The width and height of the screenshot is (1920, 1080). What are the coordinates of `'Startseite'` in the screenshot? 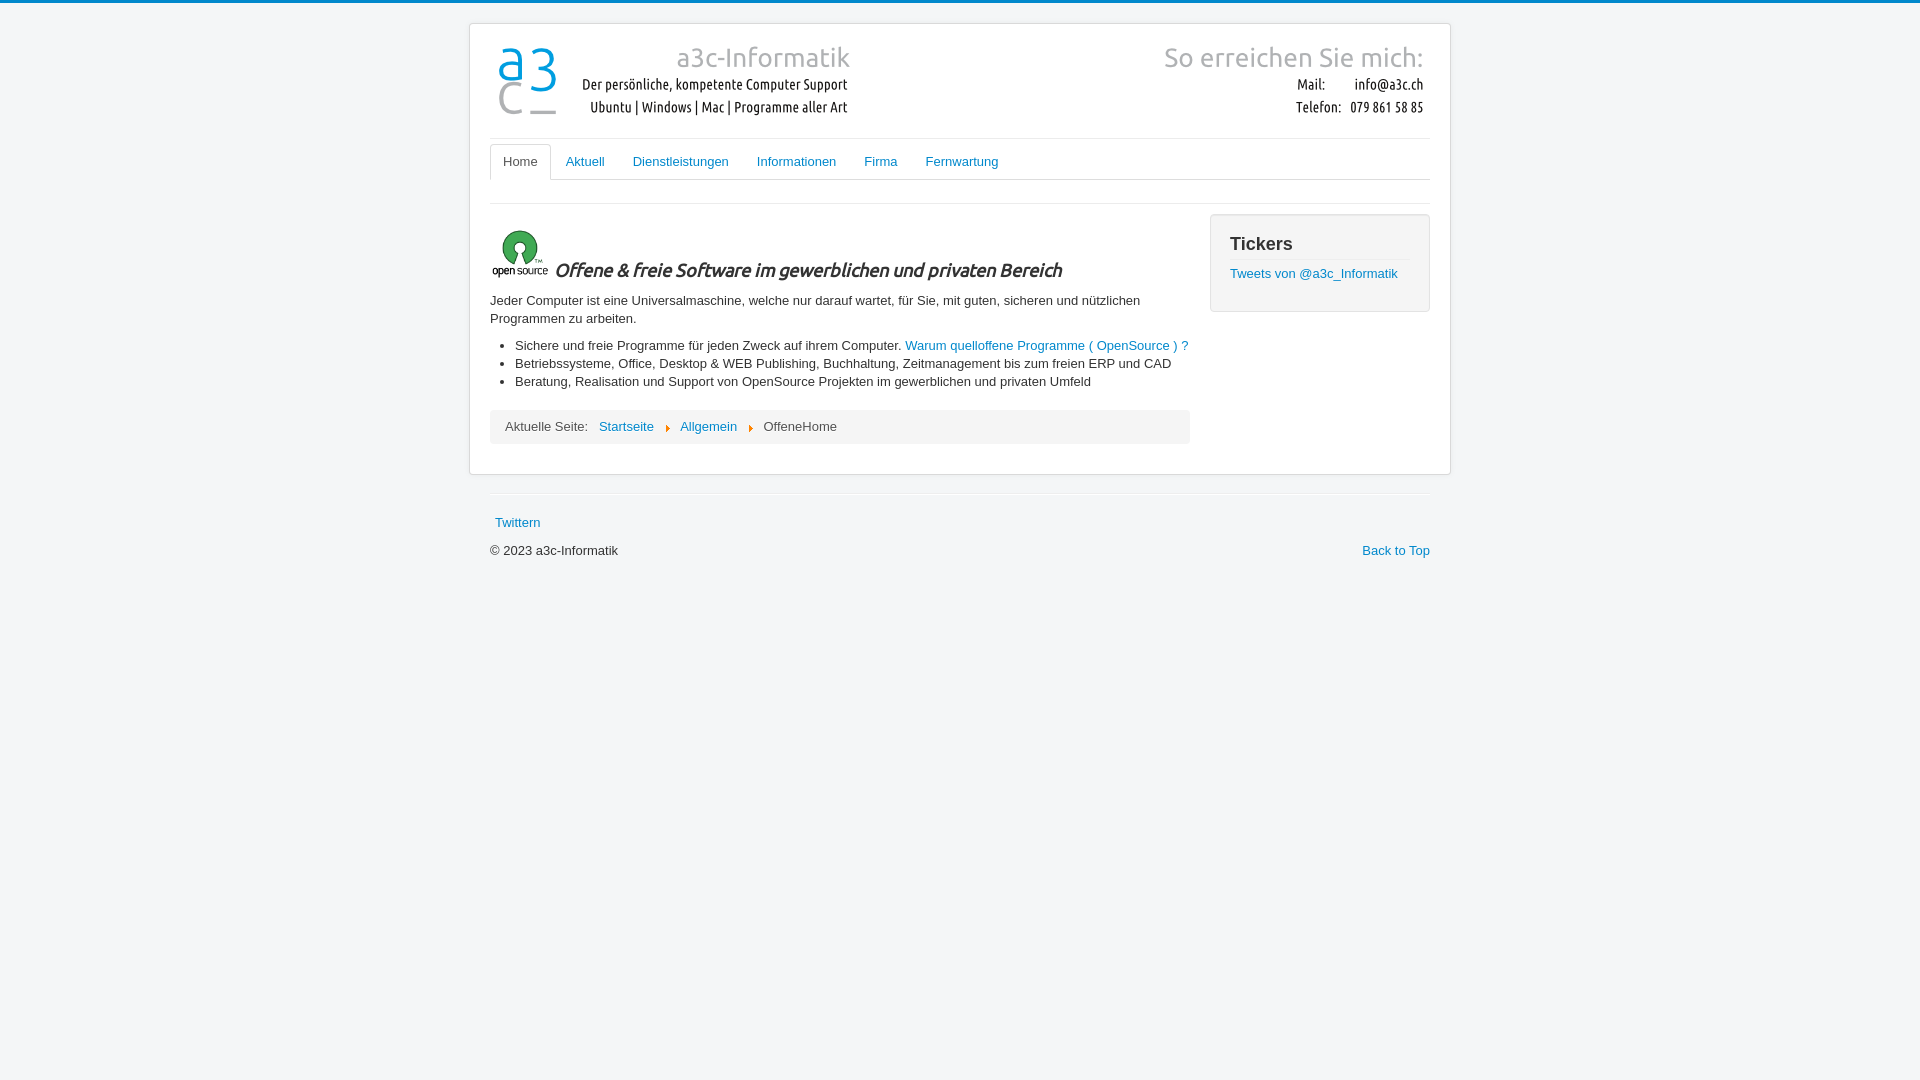 It's located at (625, 425).